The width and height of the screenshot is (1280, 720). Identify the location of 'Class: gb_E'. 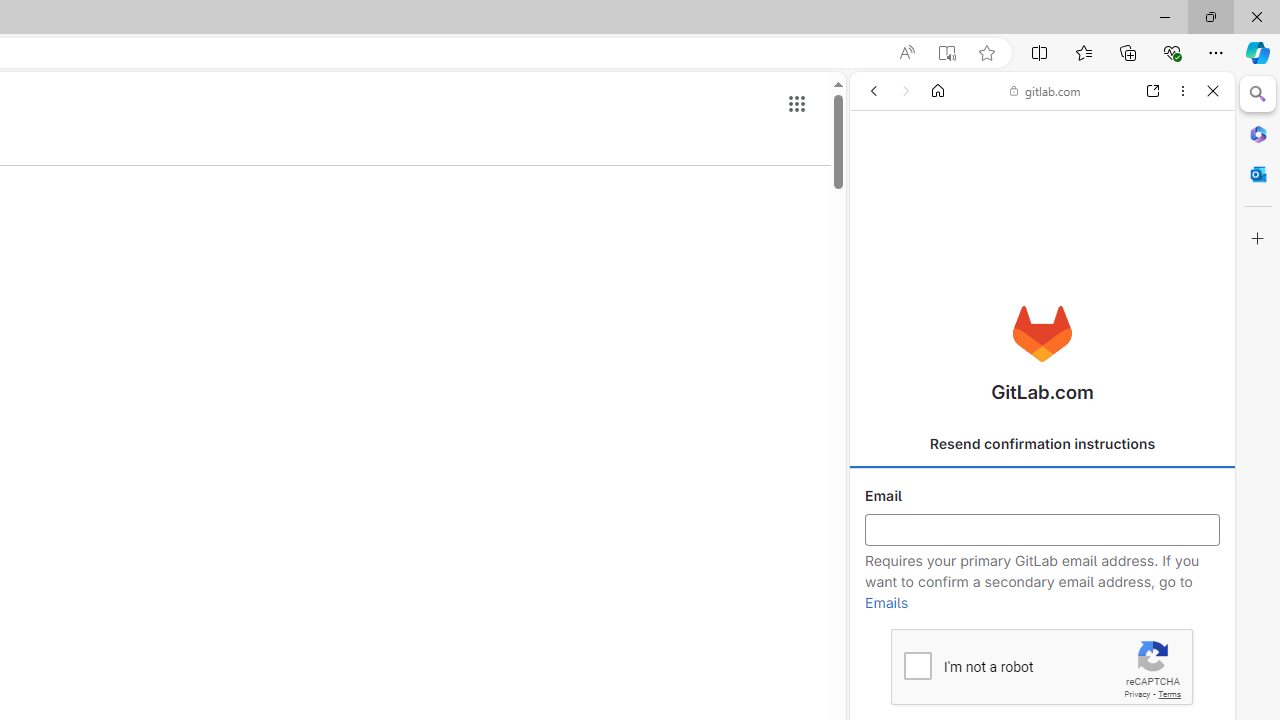
(795, 104).